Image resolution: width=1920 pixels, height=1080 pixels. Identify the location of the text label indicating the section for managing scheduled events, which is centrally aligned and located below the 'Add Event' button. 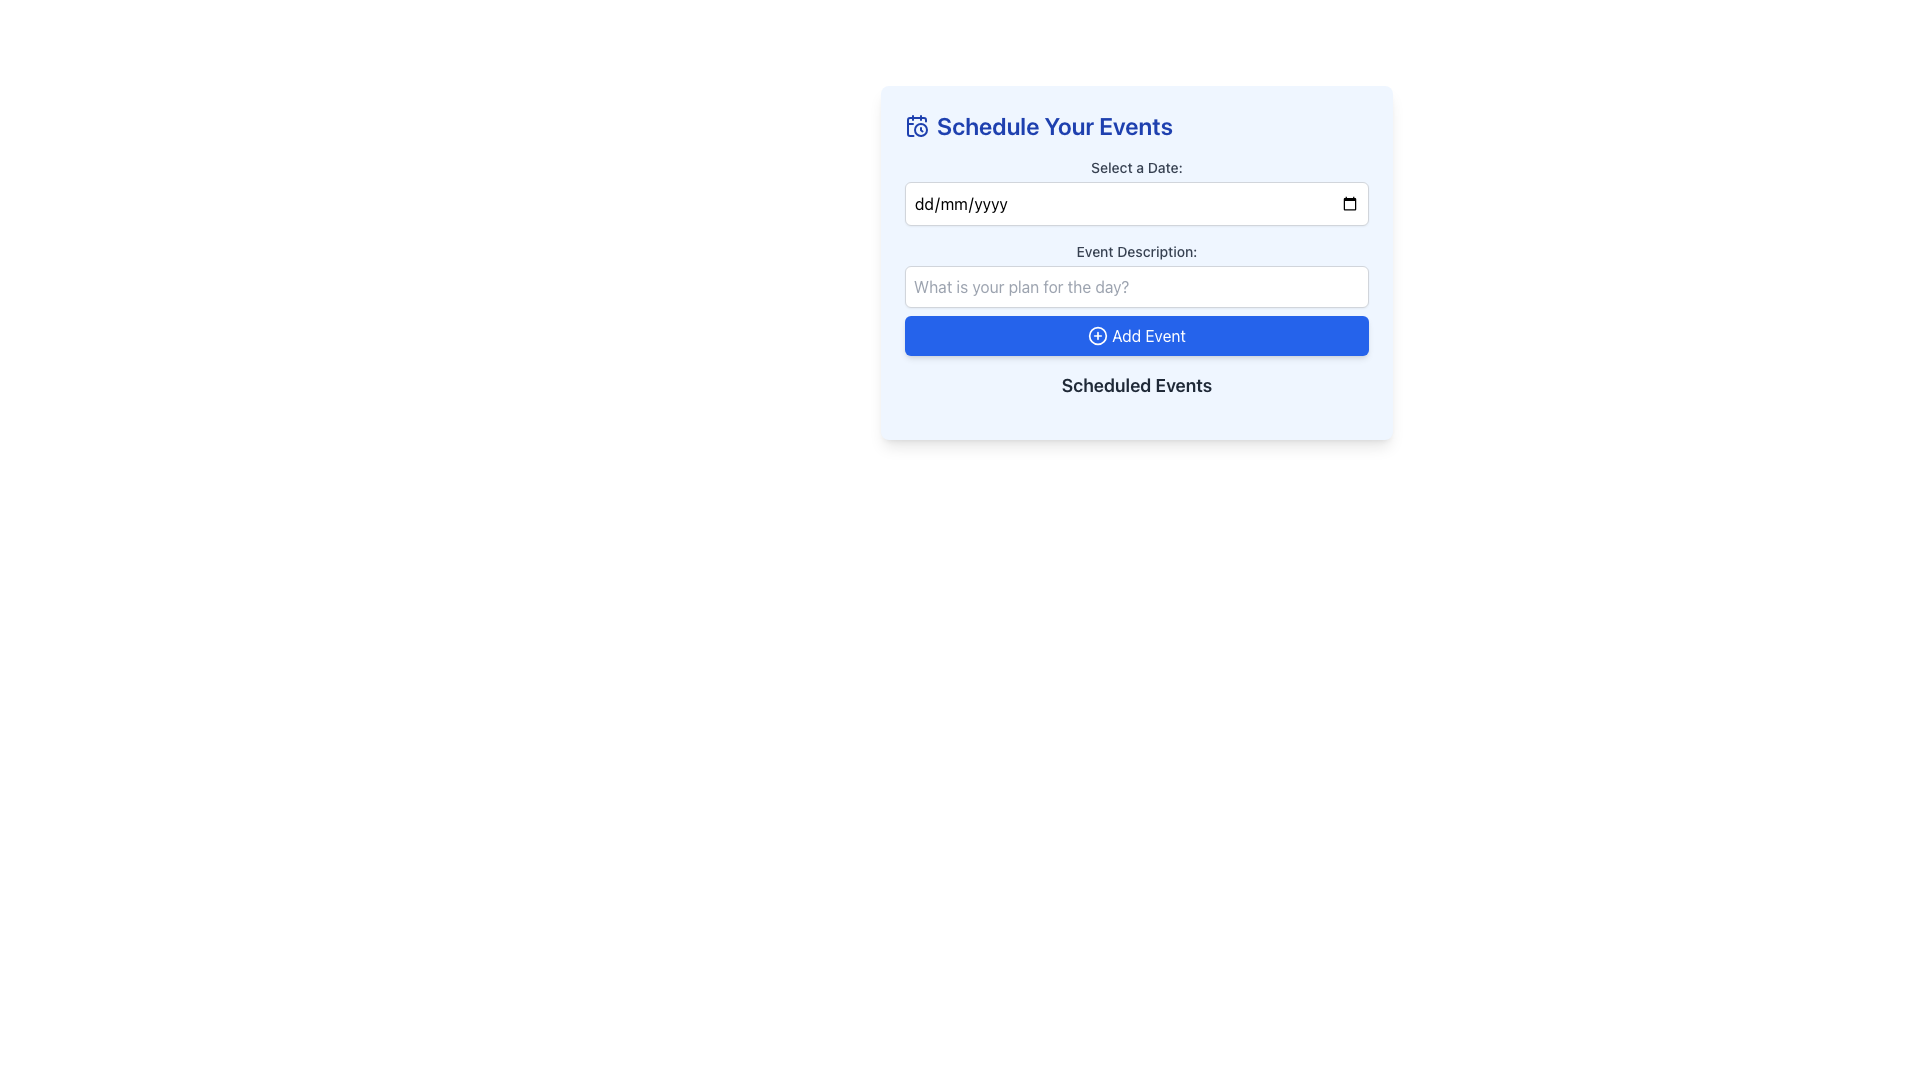
(1137, 385).